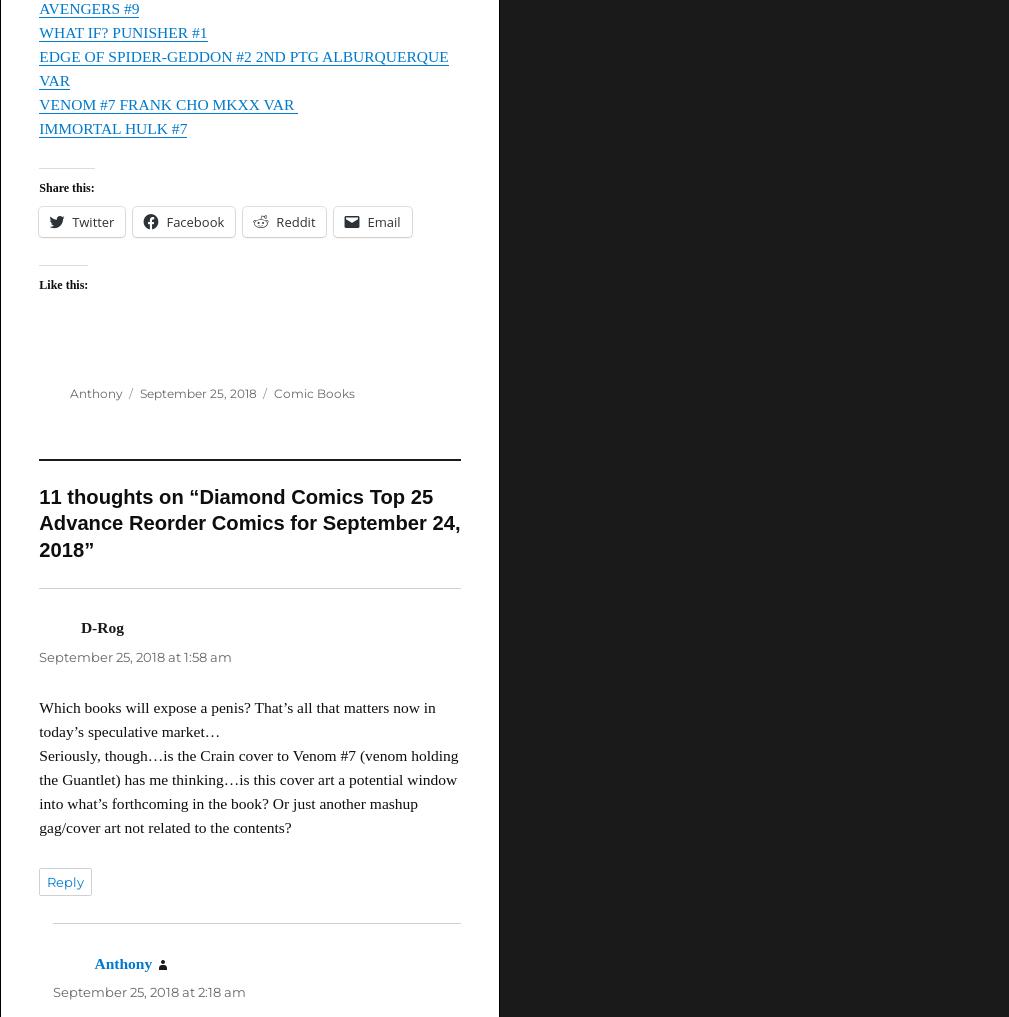 This screenshot has width=1009, height=1017. Describe the element at coordinates (236, 717) in the screenshot. I see `'Which books will expose a penis?  That’s all that matters now in today’s speculative market…'` at that location.